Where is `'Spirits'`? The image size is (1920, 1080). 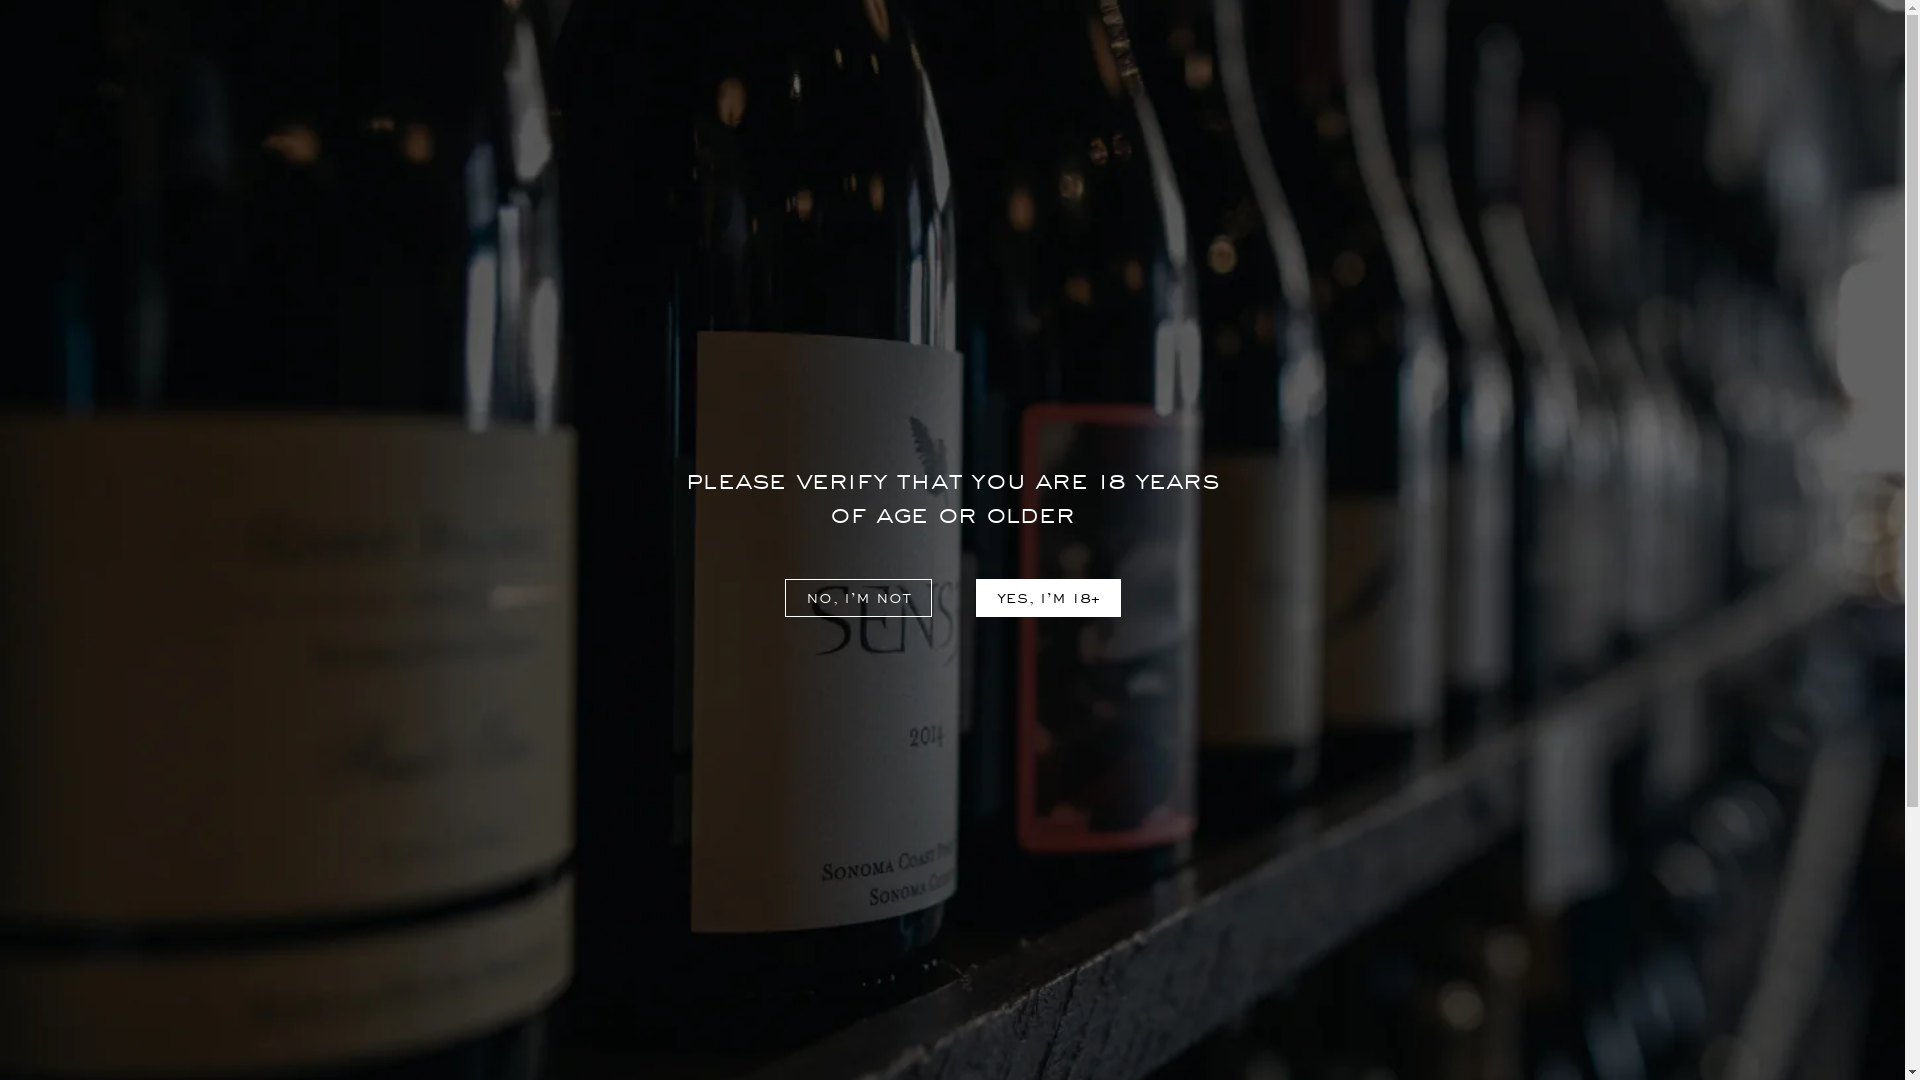
'Spirits' is located at coordinates (1107, 115).